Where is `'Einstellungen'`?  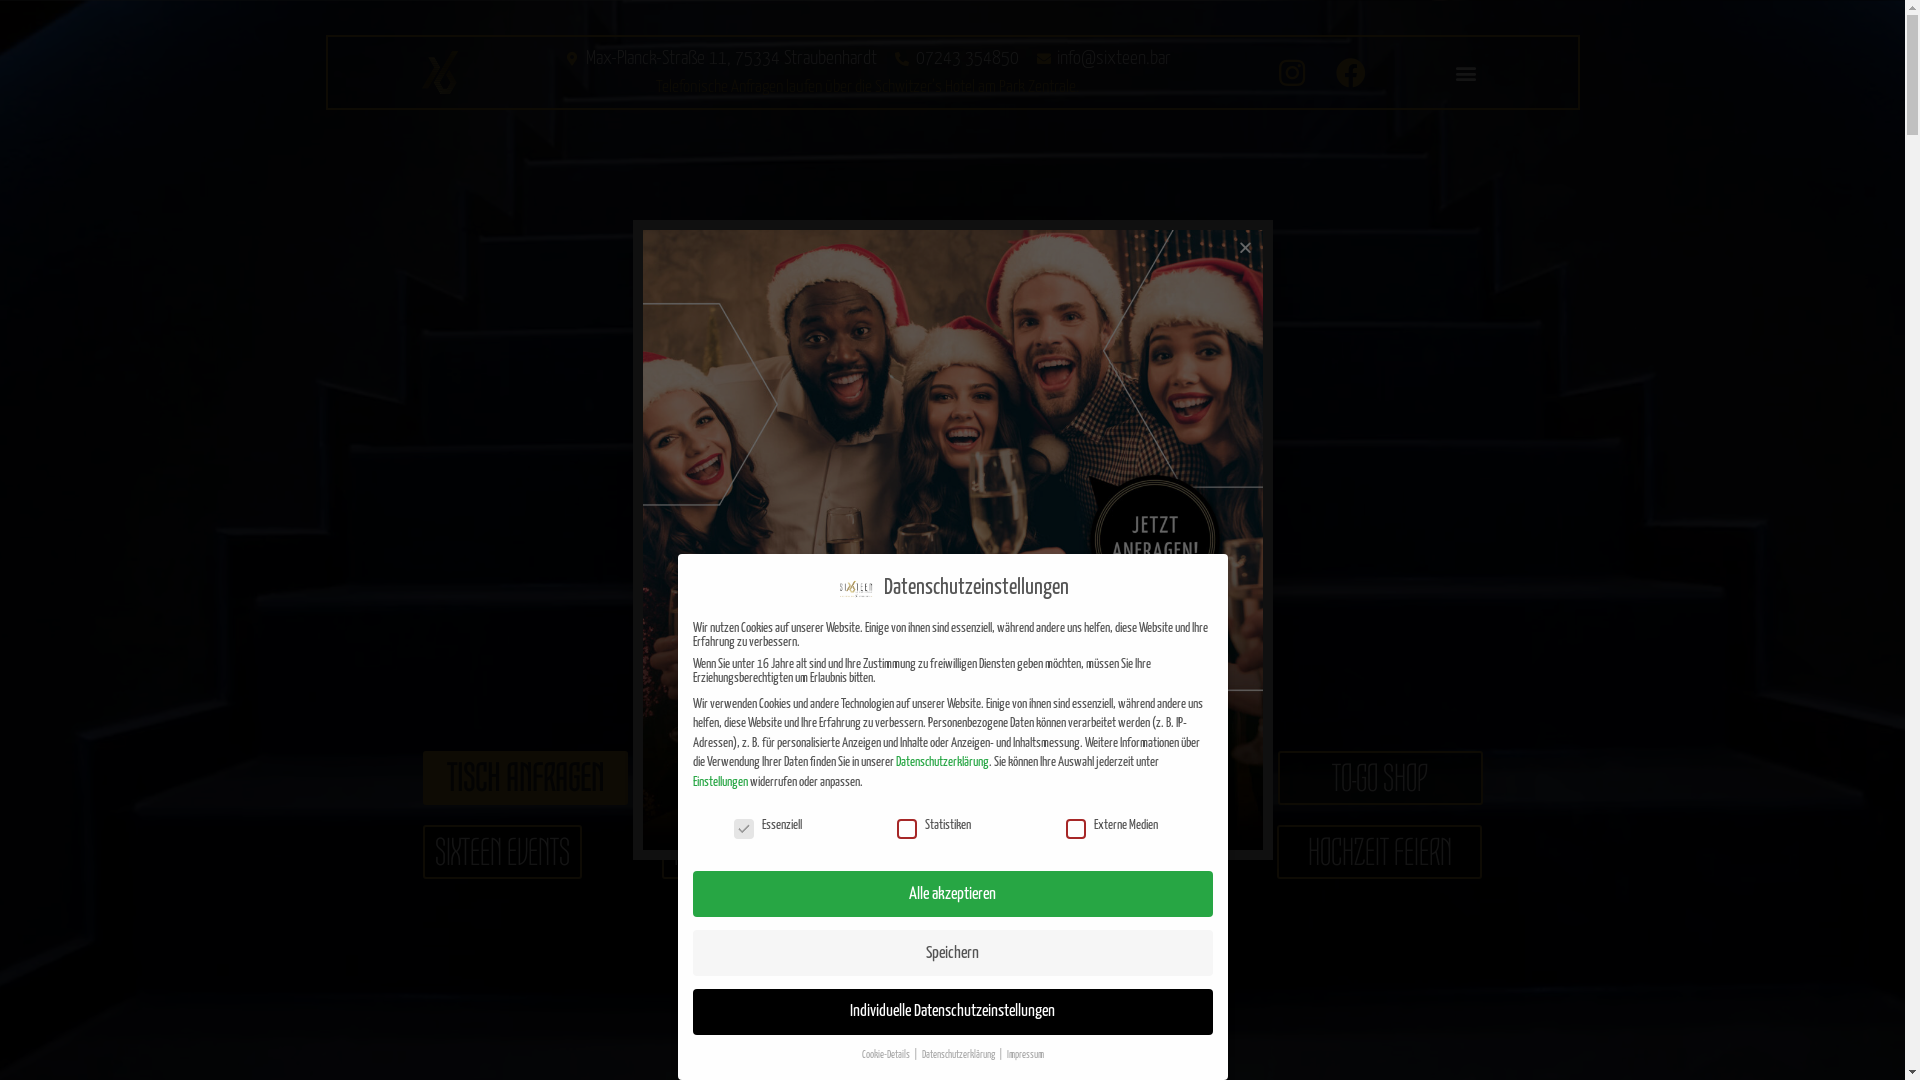 'Einstellungen' is located at coordinates (719, 781).